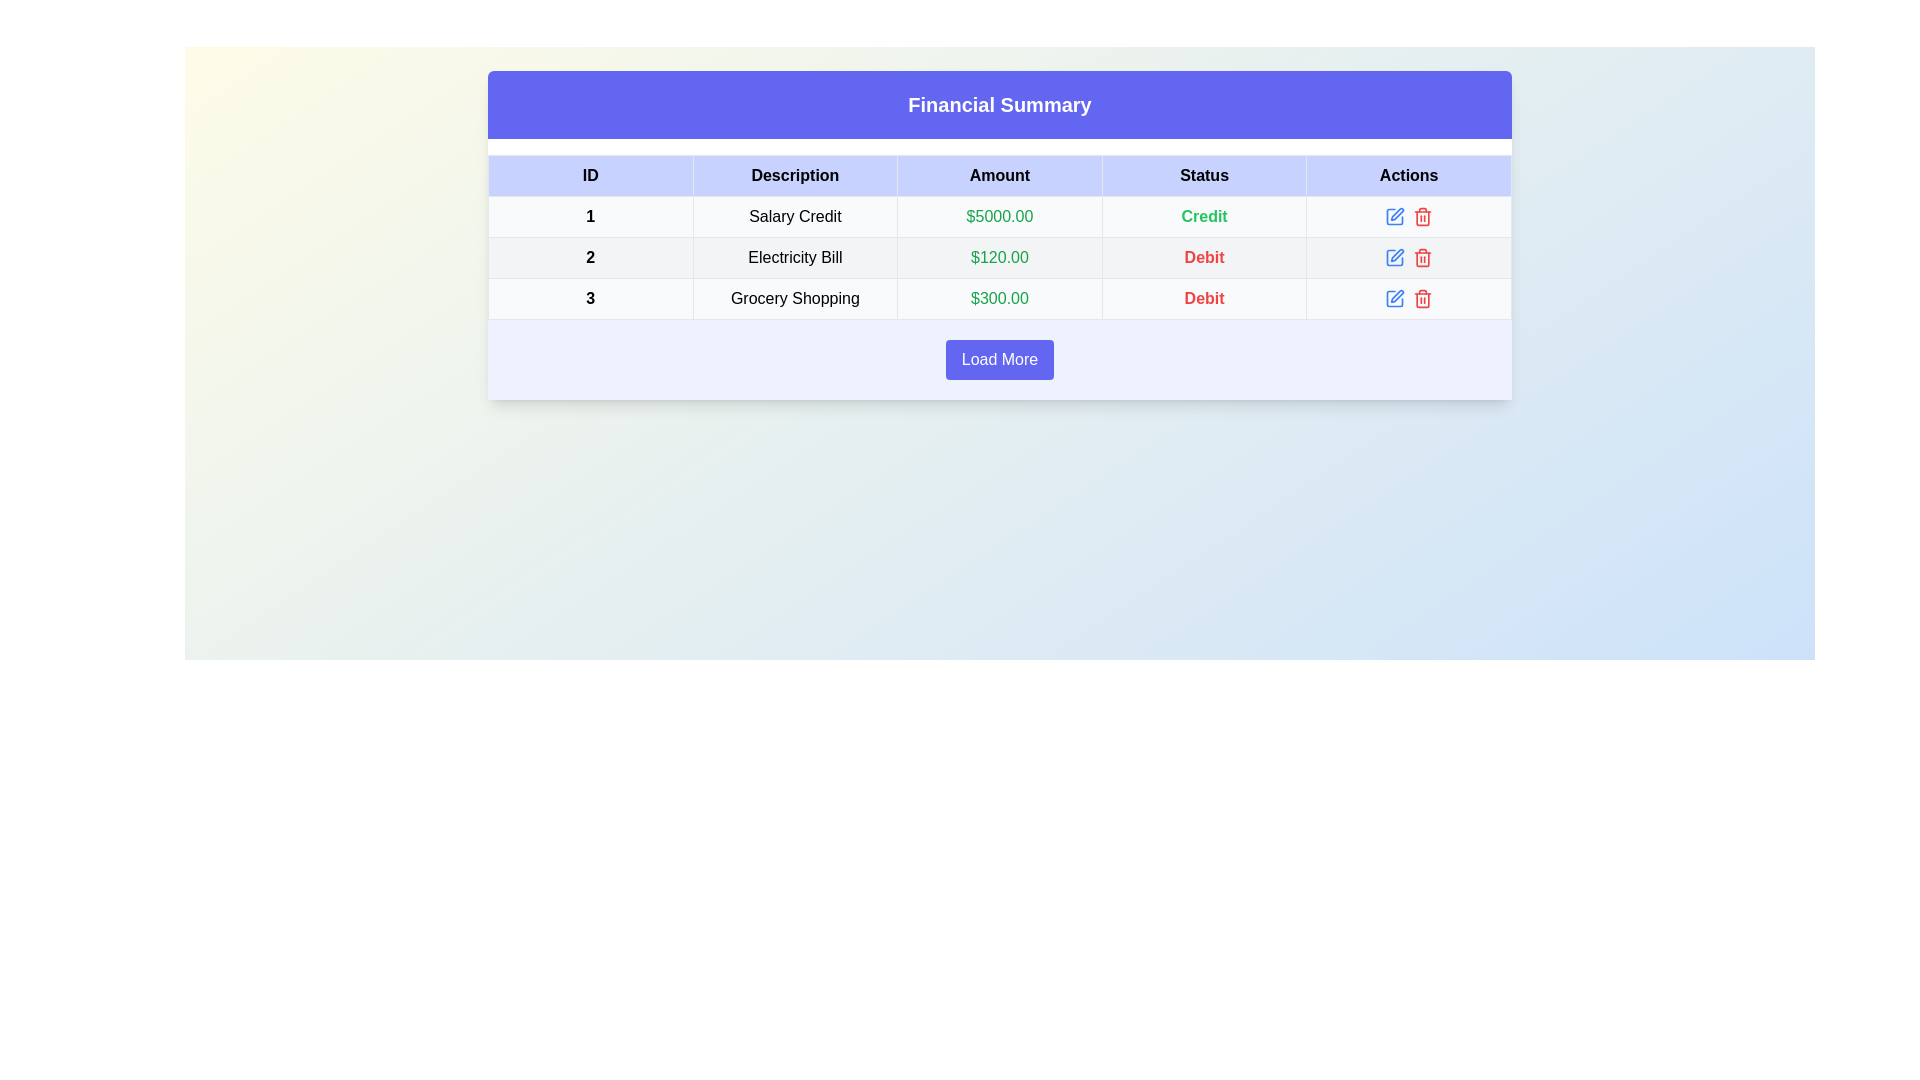 Image resolution: width=1920 pixels, height=1080 pixels. What do you see at coordinates (1394, 216) in the screenshot?
I see `the square outline of the pen-edit symbol SVG icon located in the 'Actions' column of the financial summary table, positioned to the left of the trash icon` at bounding box center [1394, 216].